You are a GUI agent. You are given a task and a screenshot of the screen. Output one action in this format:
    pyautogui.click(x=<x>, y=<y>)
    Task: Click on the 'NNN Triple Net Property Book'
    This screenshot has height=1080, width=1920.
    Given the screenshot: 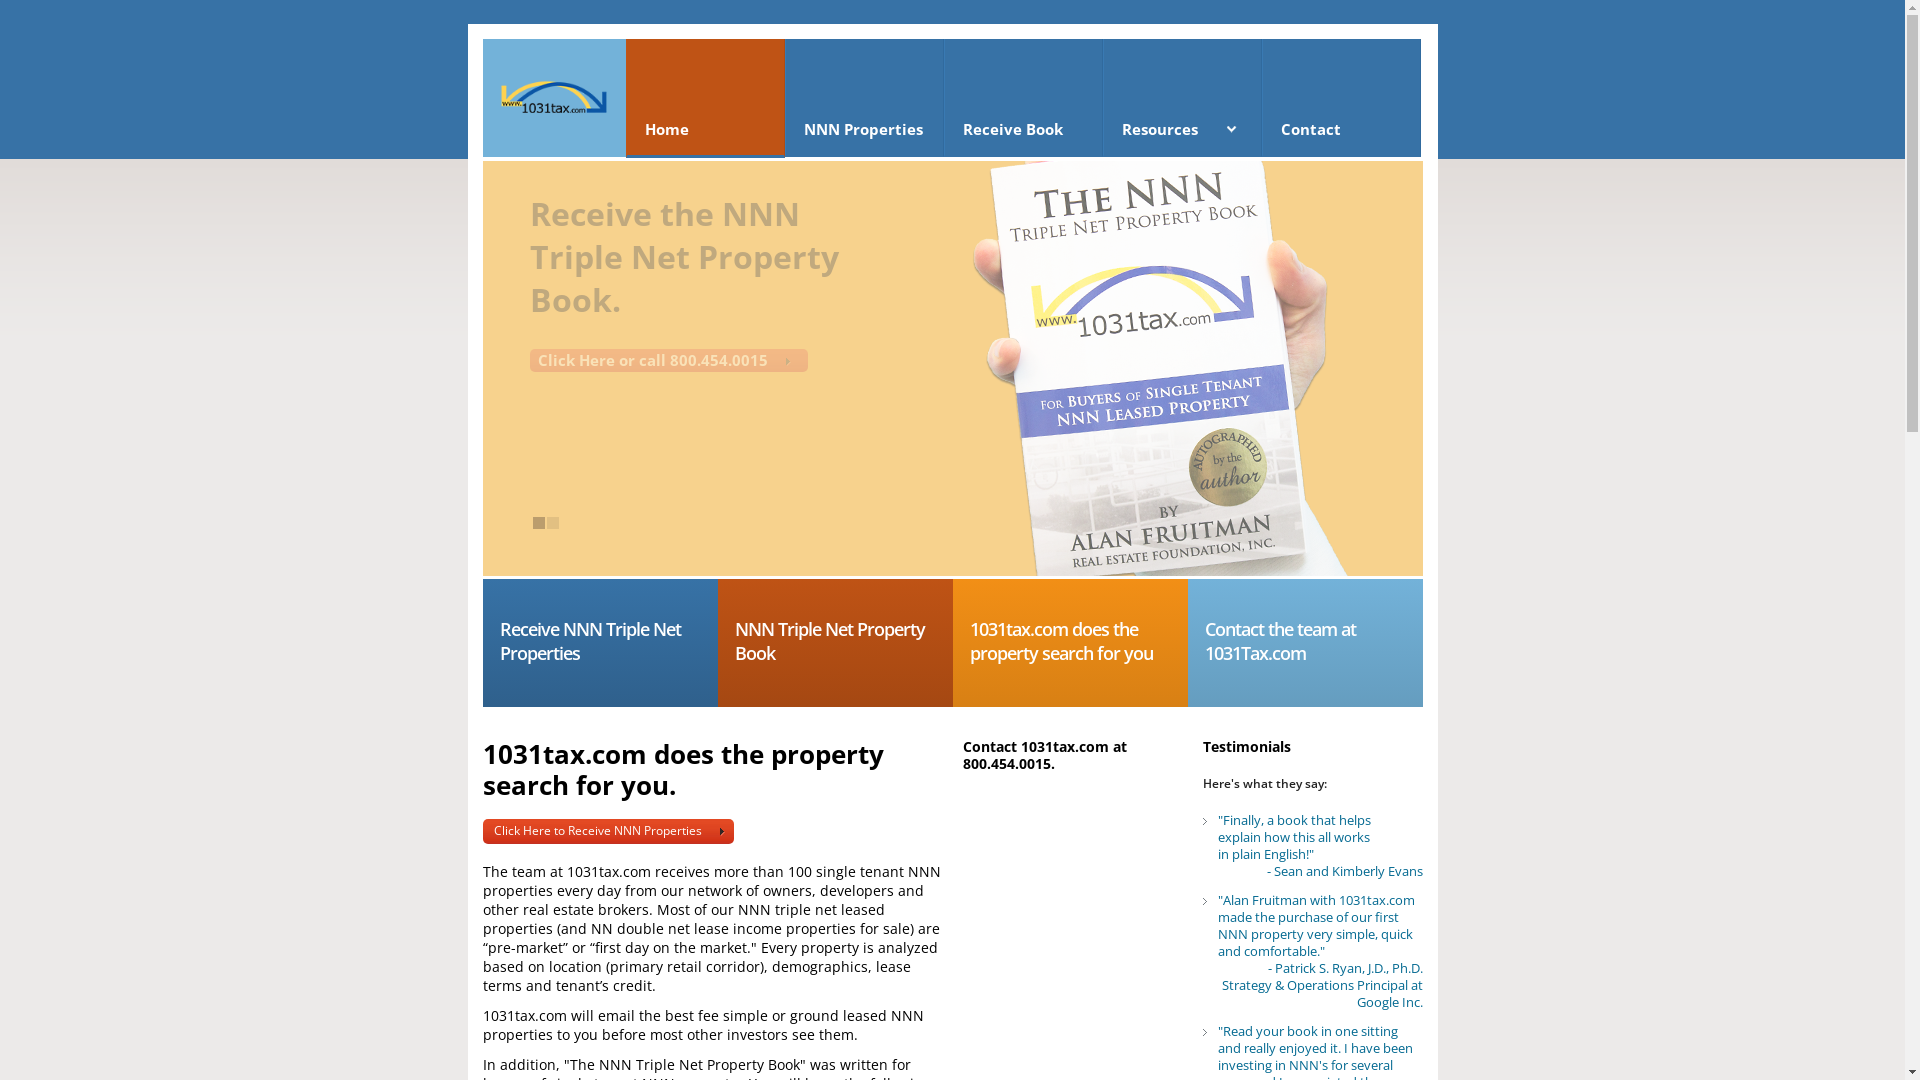 What is the action you would take?
    pyautogui.click(x=835, y=643)
    